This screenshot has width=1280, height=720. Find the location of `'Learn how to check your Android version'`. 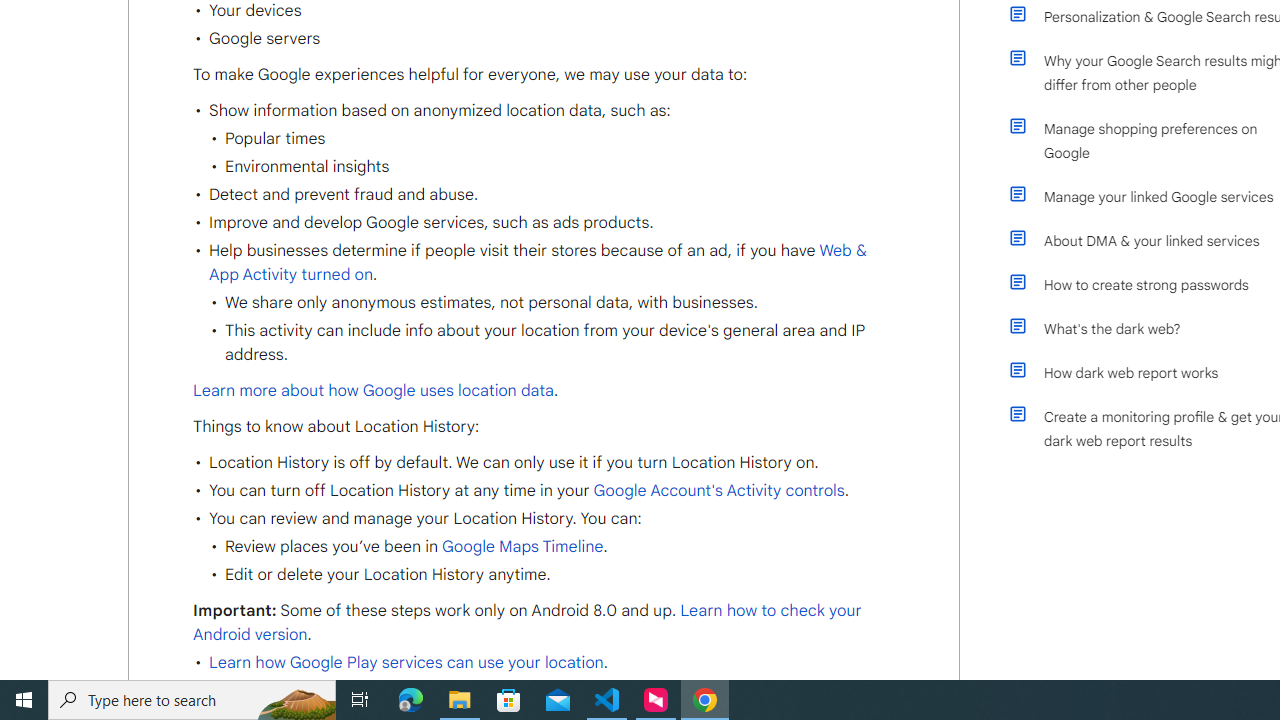

'Learn how to check your Android version' is located at coordinates (527, 622).